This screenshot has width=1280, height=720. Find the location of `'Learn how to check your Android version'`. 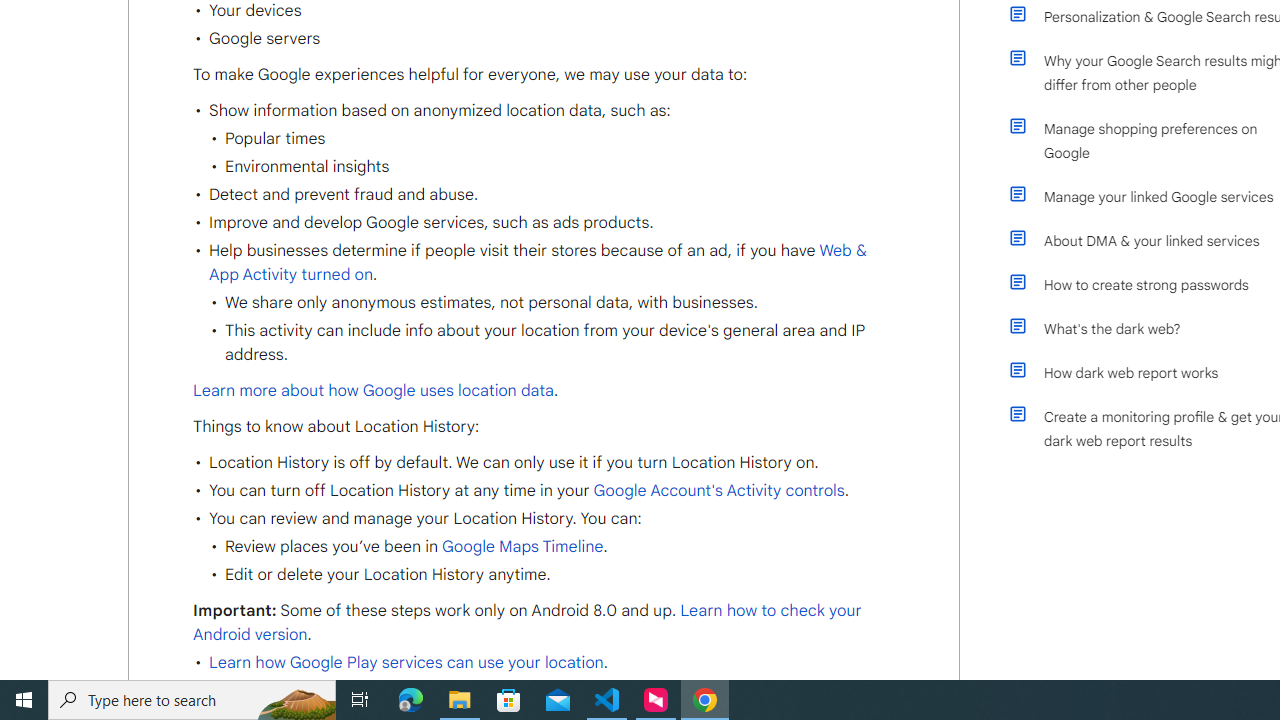

'Learn how to check your Android version' is located at coordinates (527, 622).